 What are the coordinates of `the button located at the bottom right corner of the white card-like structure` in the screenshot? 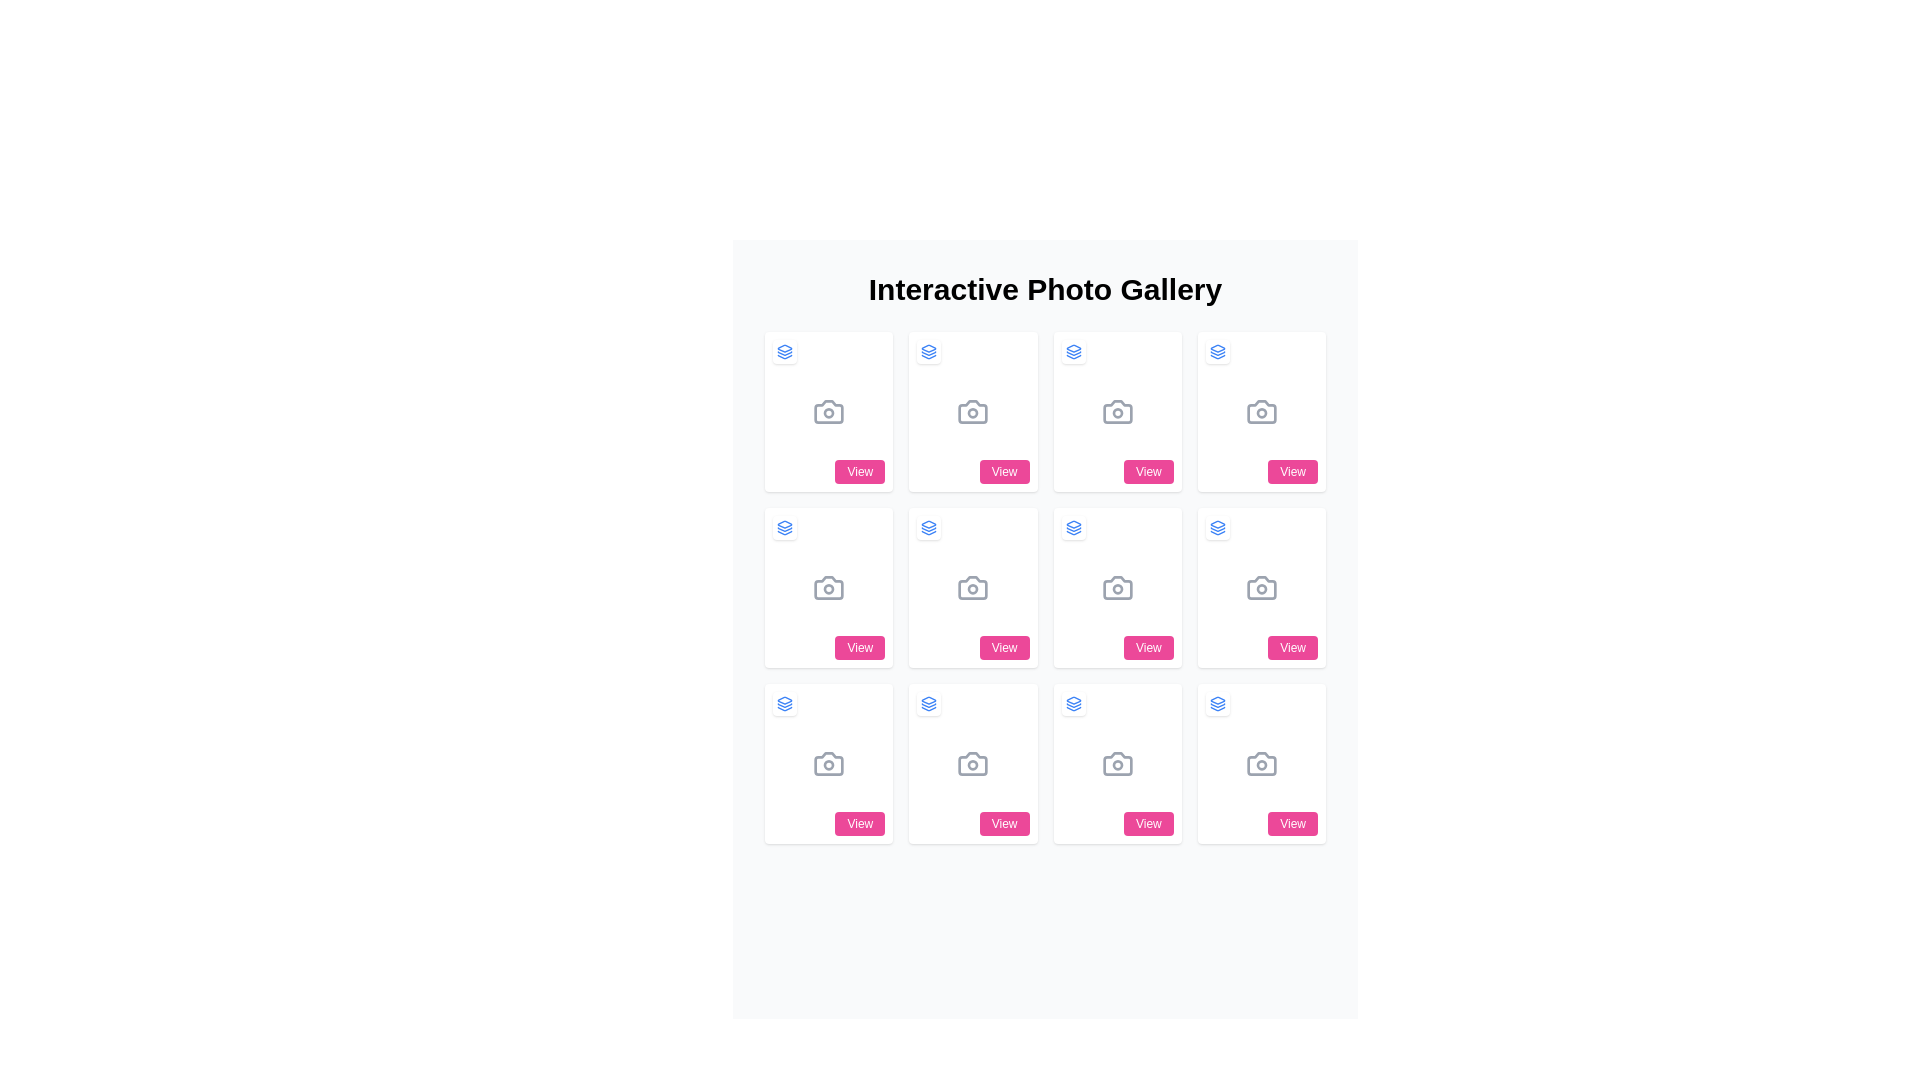 It's located at (860, 471).